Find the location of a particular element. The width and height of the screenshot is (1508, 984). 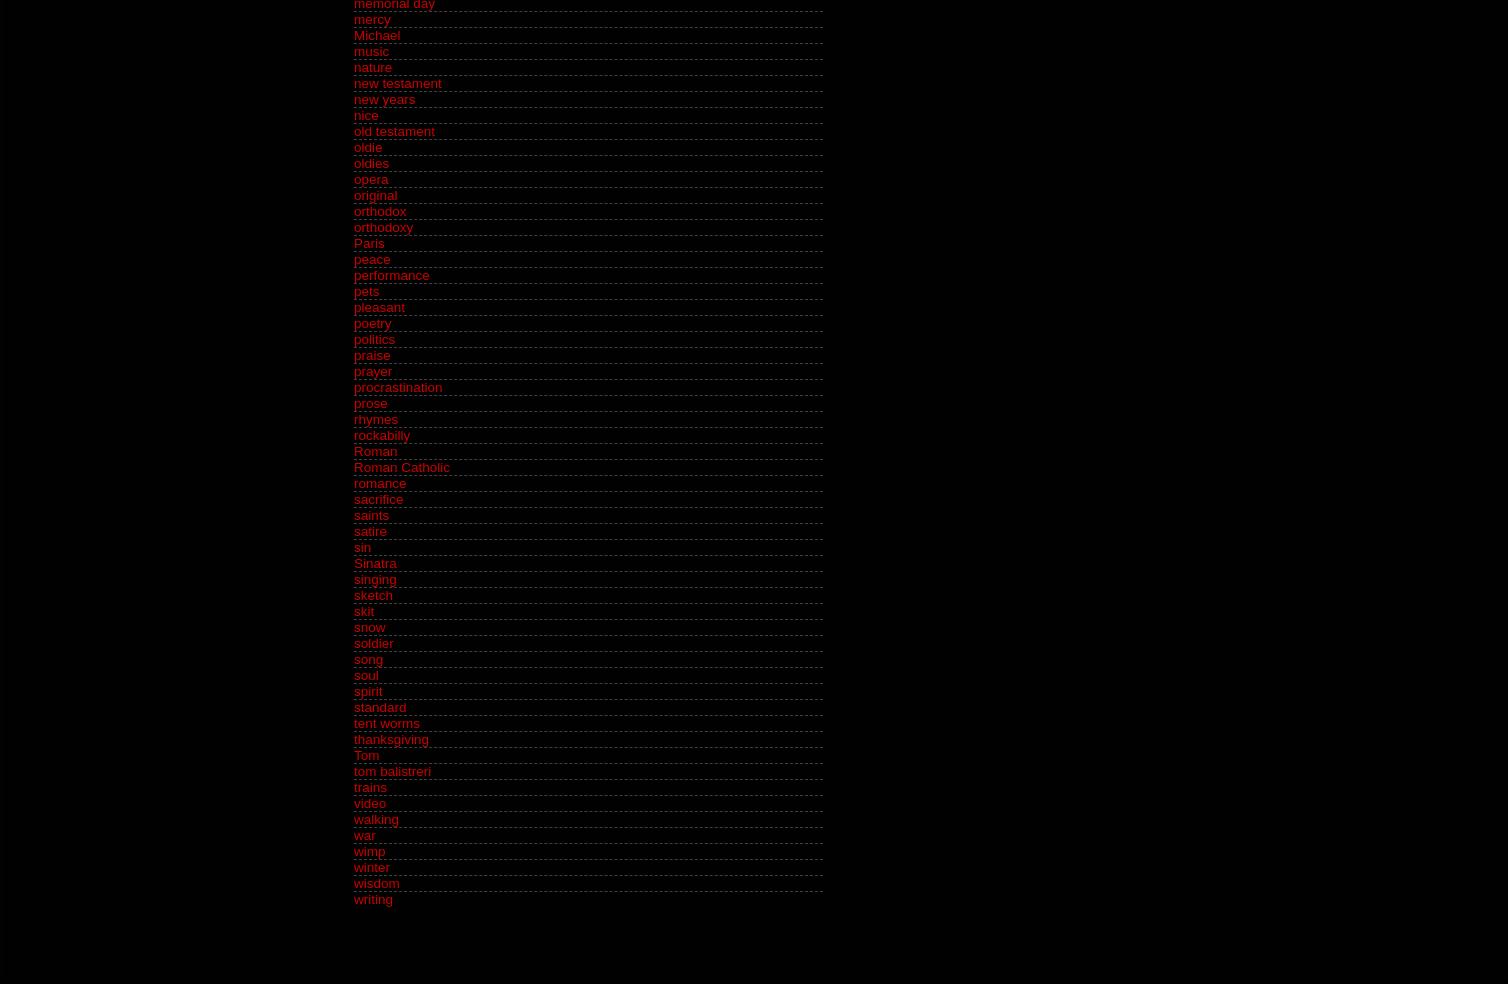

'sin' is located at coordinates (361, 546).